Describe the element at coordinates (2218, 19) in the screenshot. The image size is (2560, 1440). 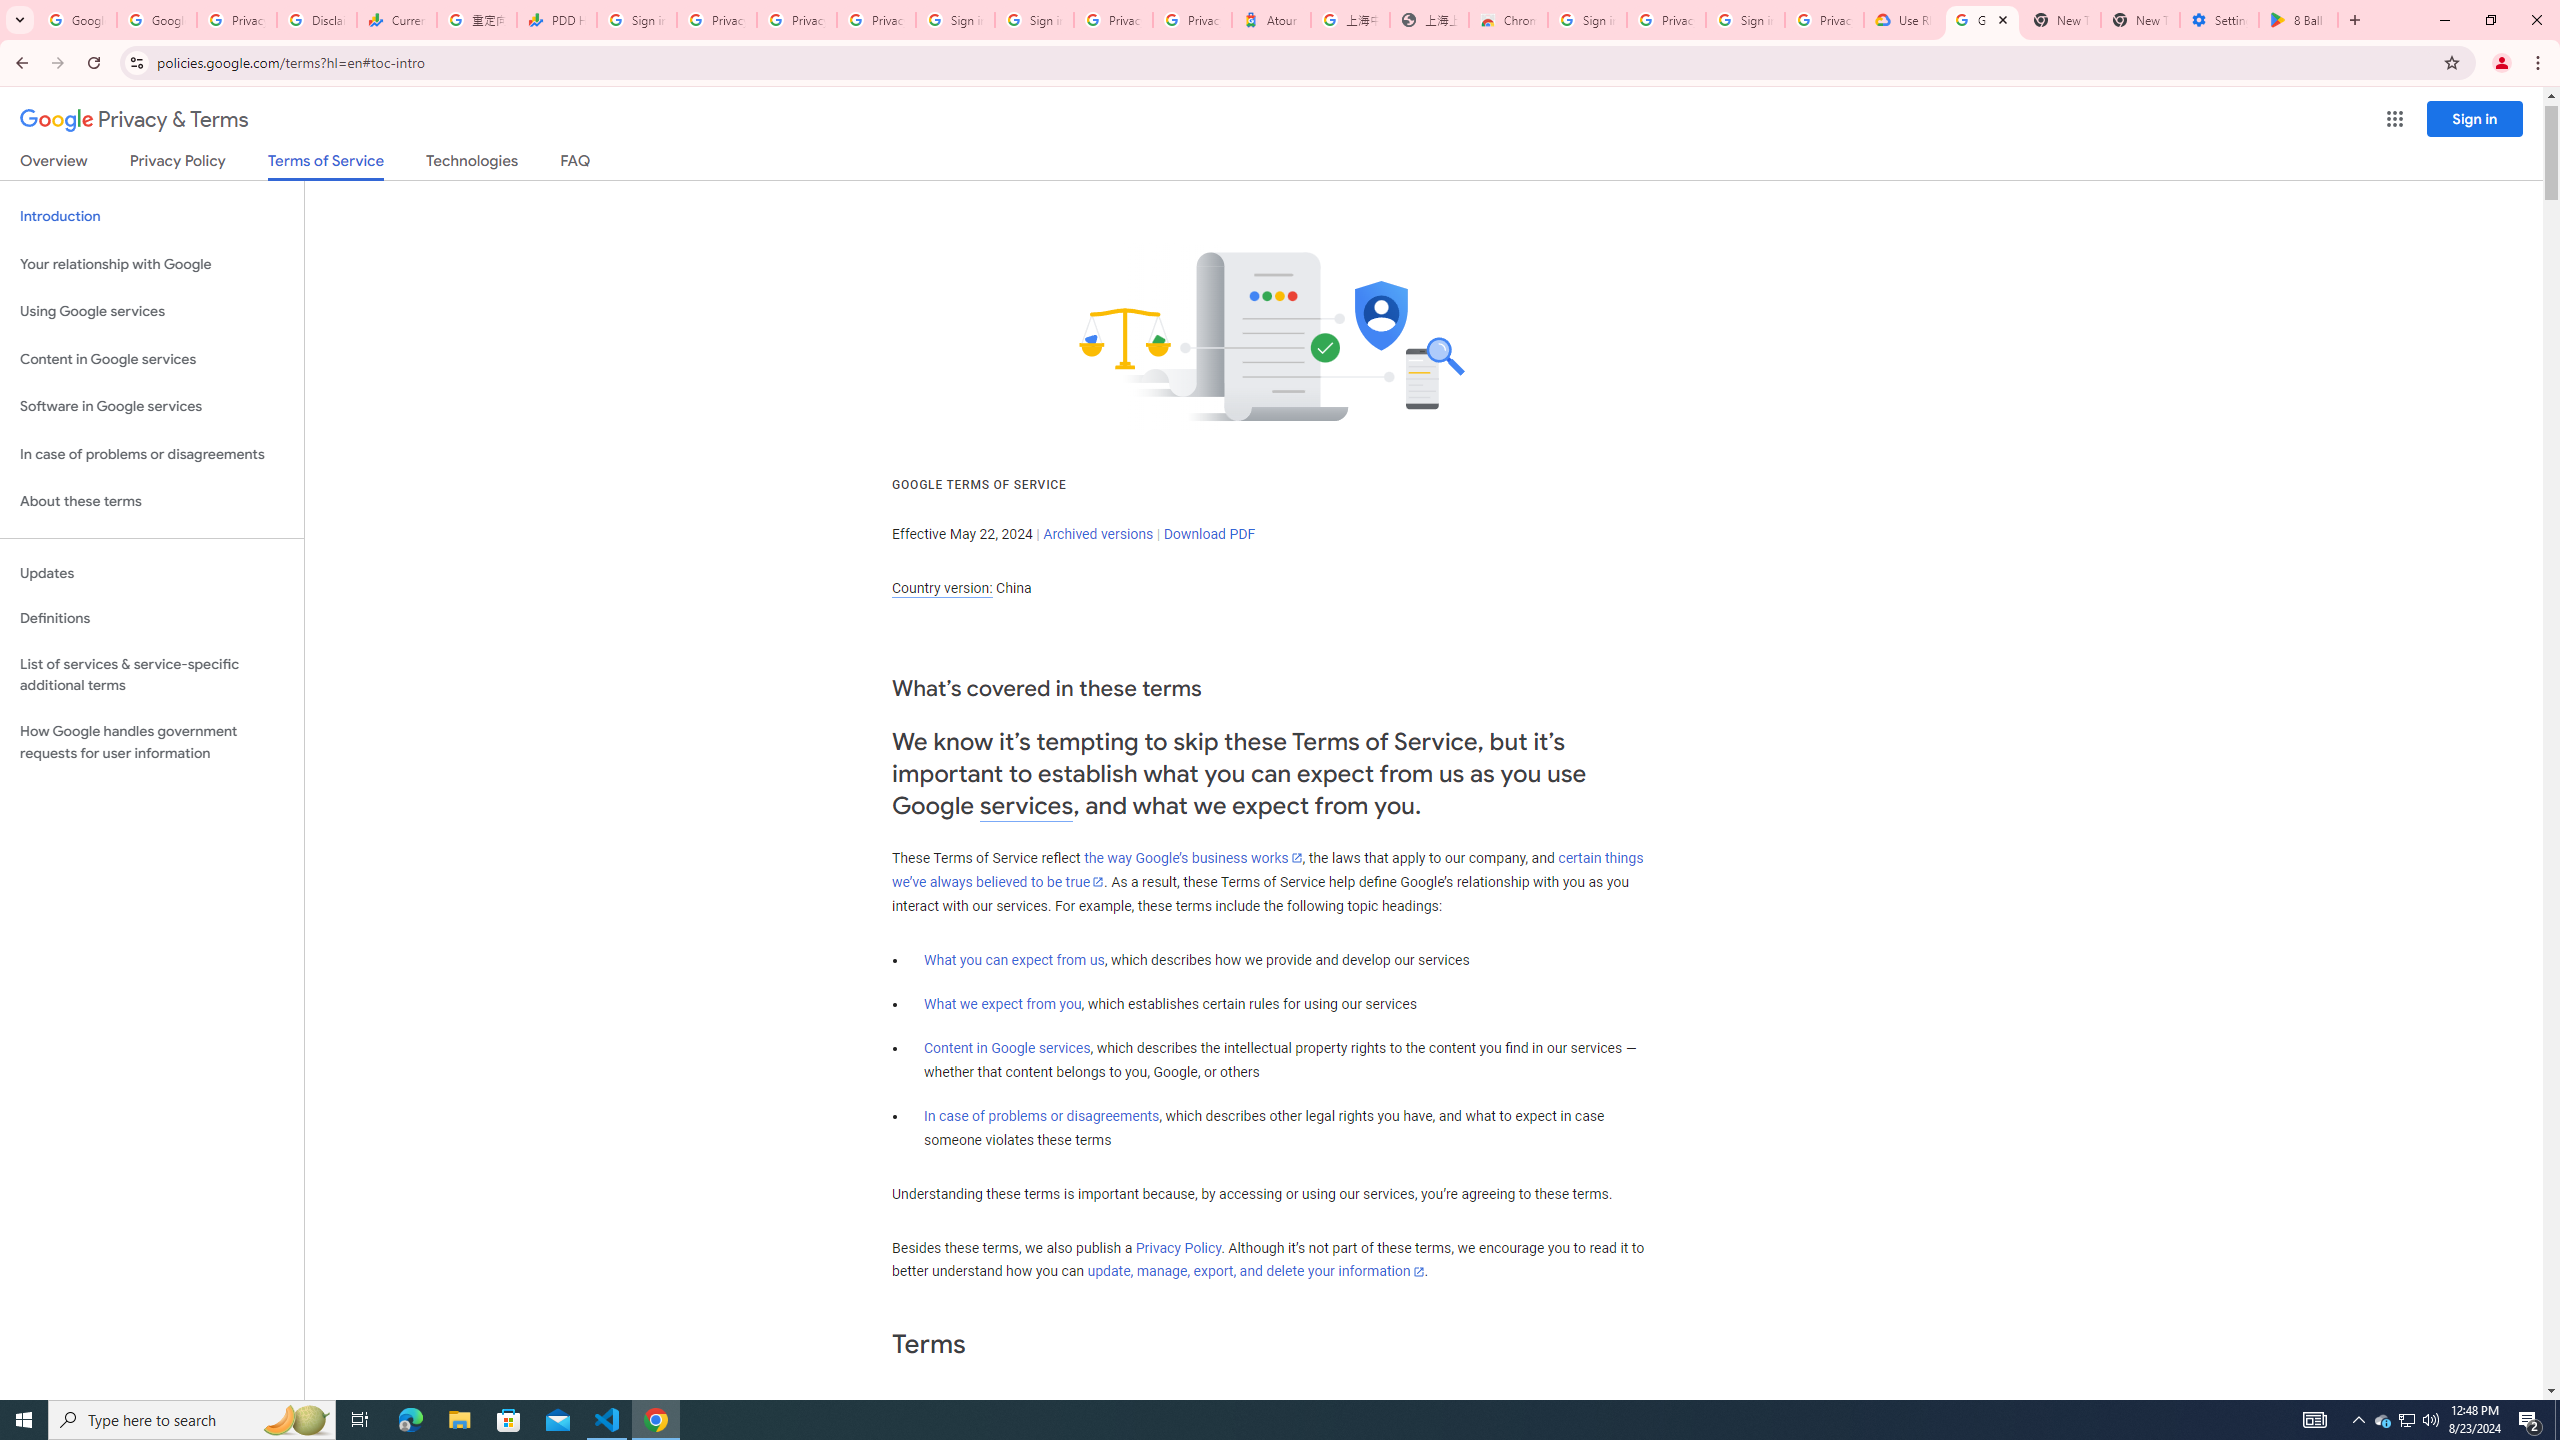
I see `'Settings - System'` at that location.